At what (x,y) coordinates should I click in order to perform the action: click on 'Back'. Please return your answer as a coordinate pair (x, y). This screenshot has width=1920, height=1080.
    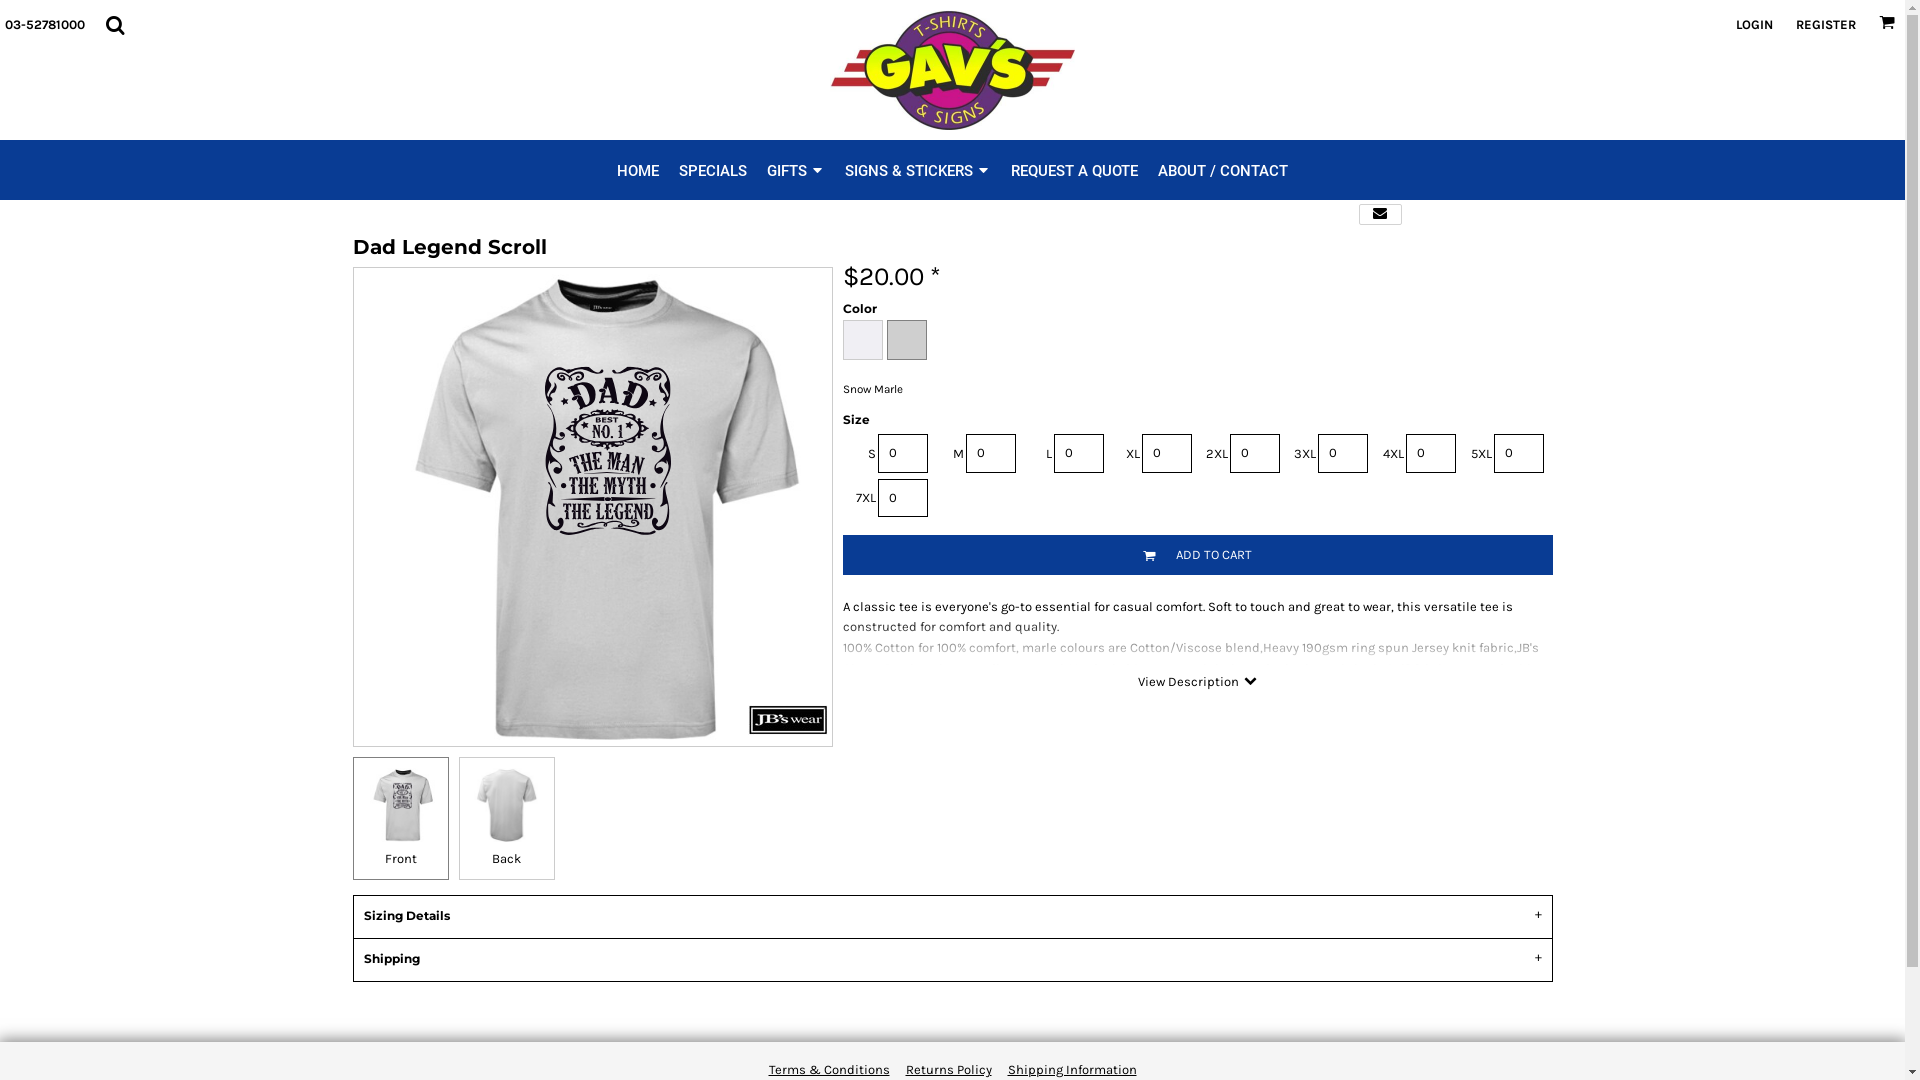
    Looking at the image, I should click on (505, 818).